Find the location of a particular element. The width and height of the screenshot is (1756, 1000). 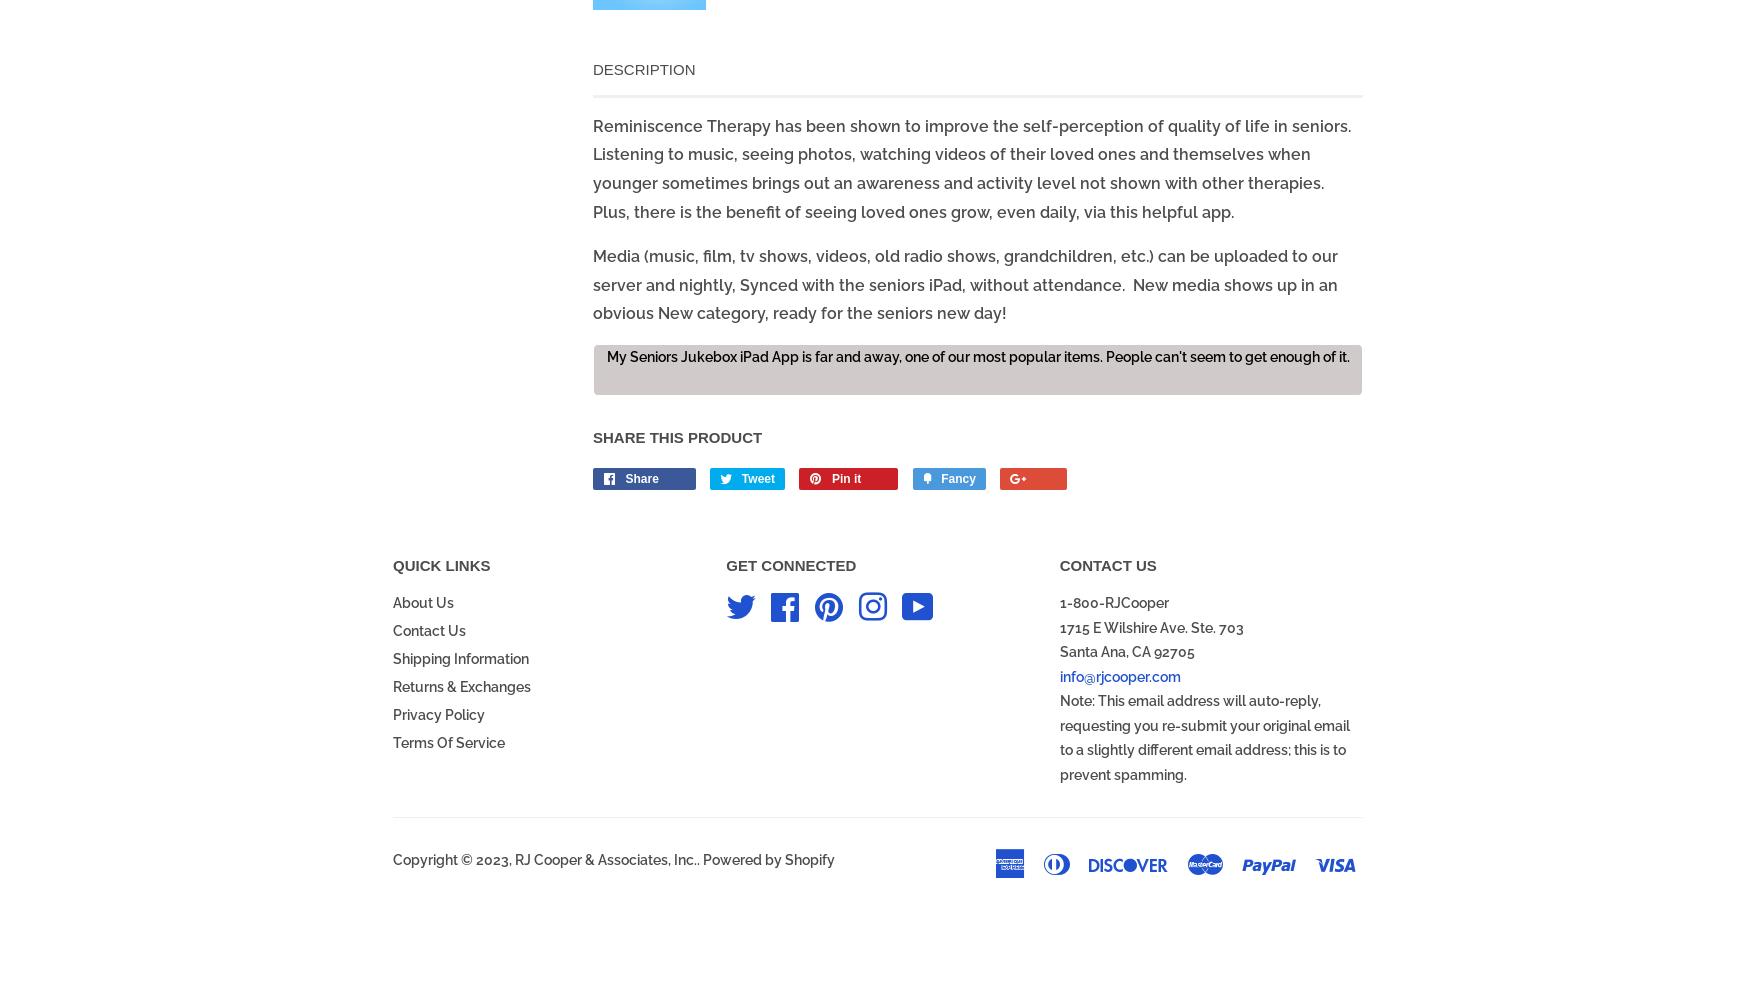

'My Seniors Jukebox iPad App is far and away, one of our most popular items. People can't seem to get enough of it.' is located at coordinates (604, 356).